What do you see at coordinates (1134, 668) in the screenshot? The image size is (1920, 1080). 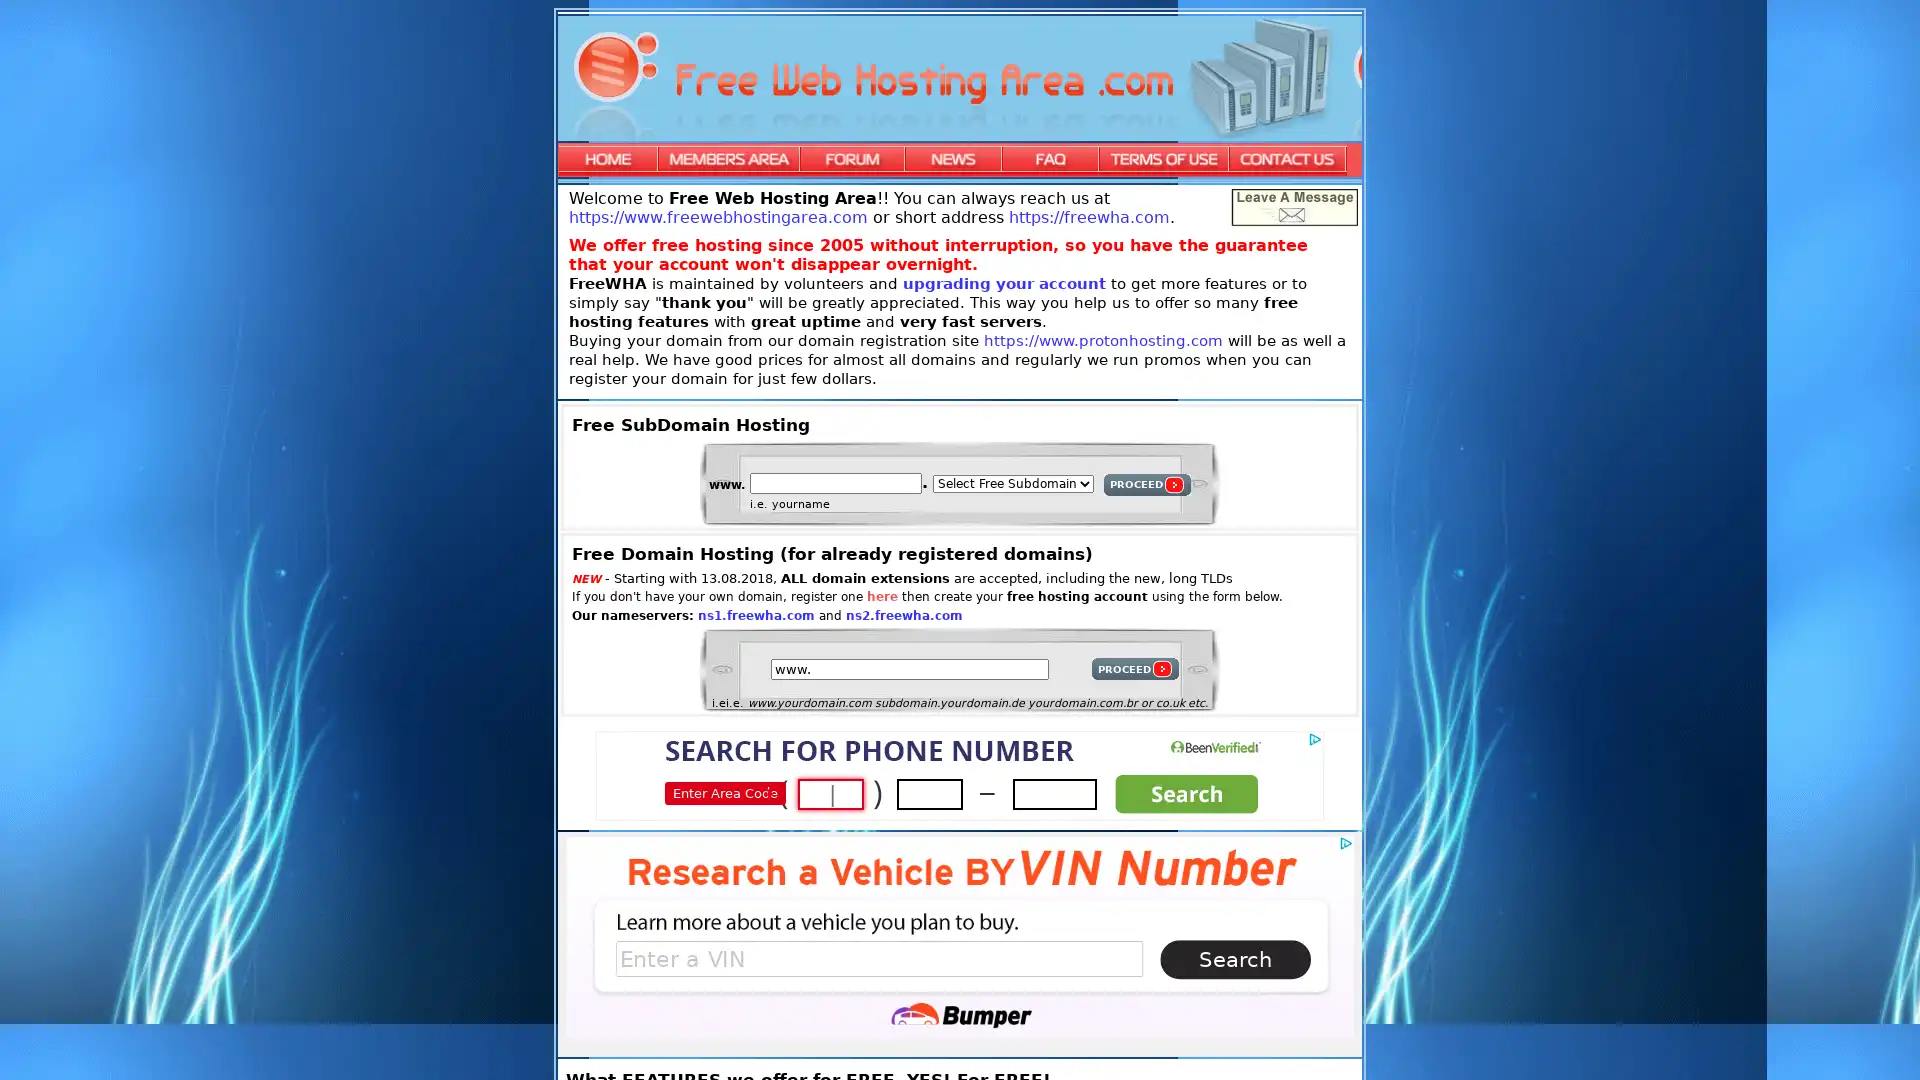 I see `PROCEED` at bounding box center [1134, 668].